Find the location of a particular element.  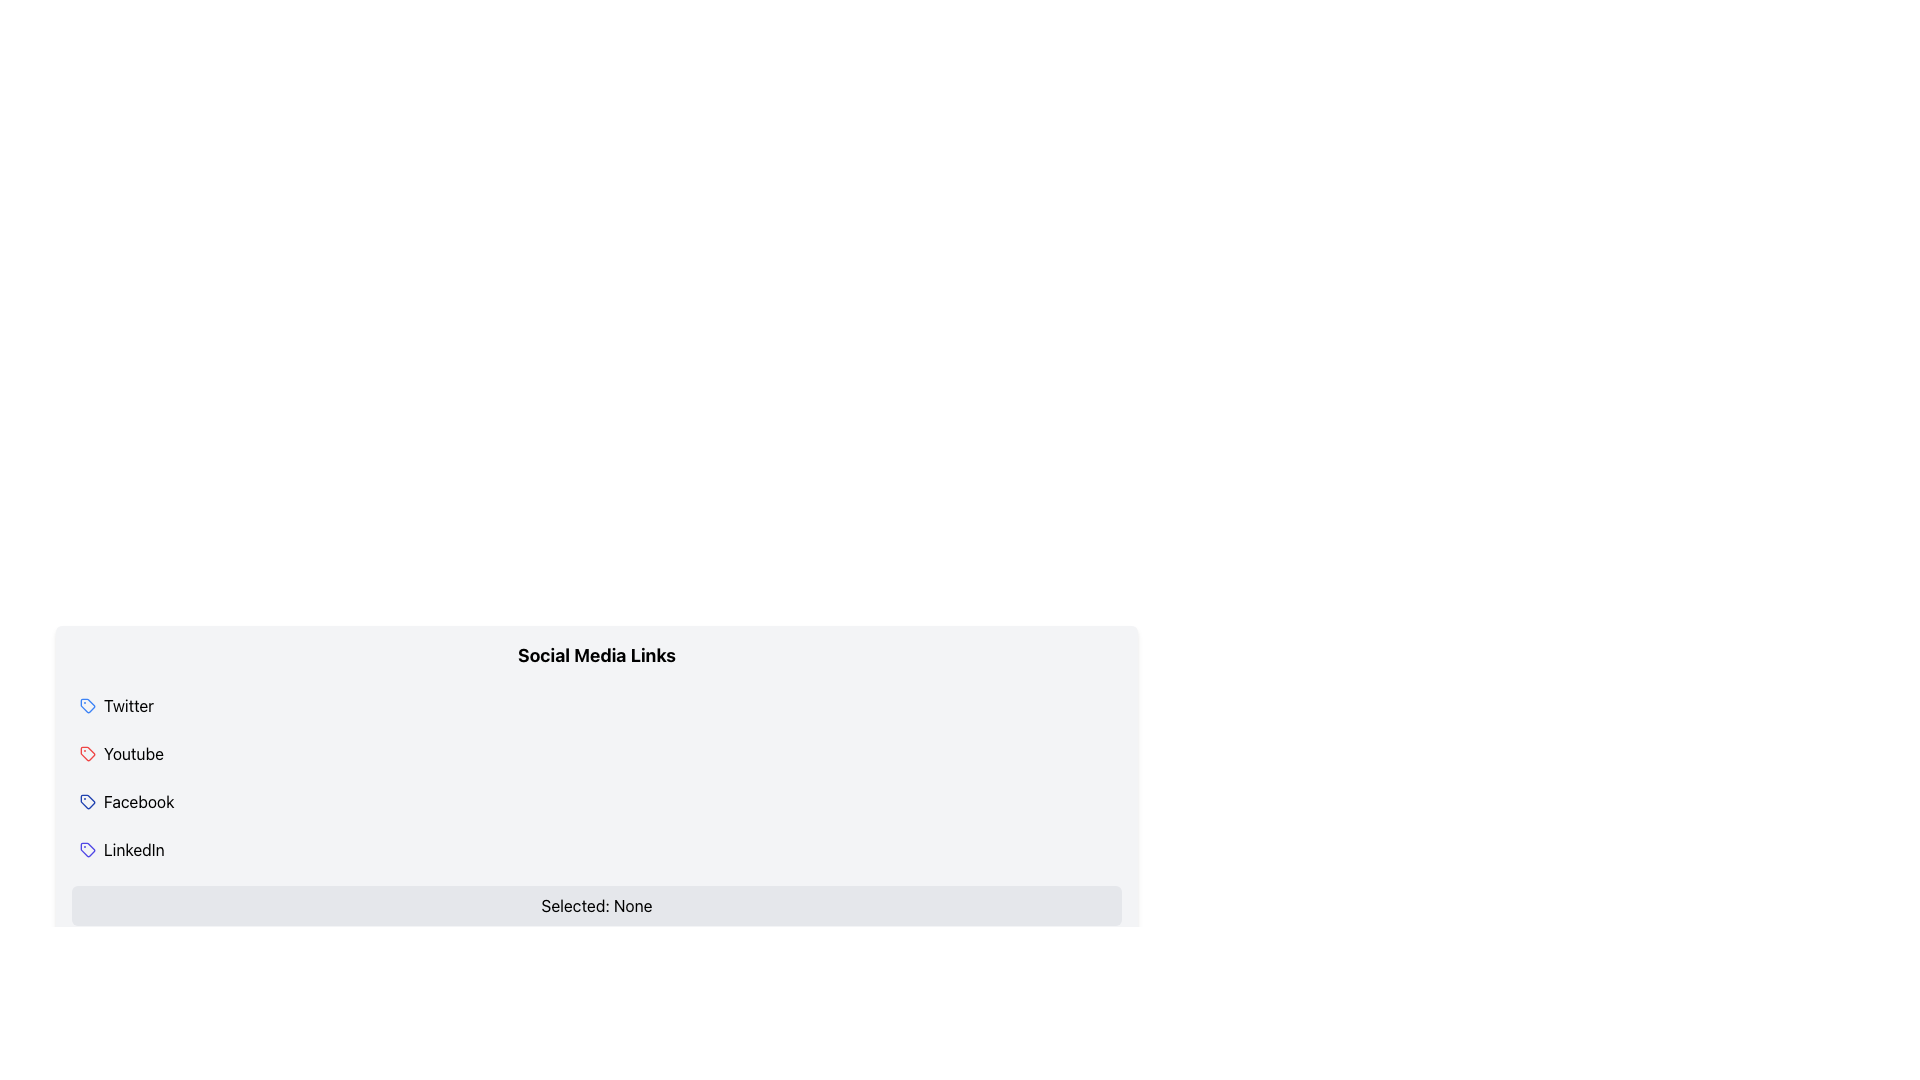

the 'Twitter' text element, which is displayed in bold black text beside a blue tag icon within a light gray button-like background is located at coordinates (128, 704).